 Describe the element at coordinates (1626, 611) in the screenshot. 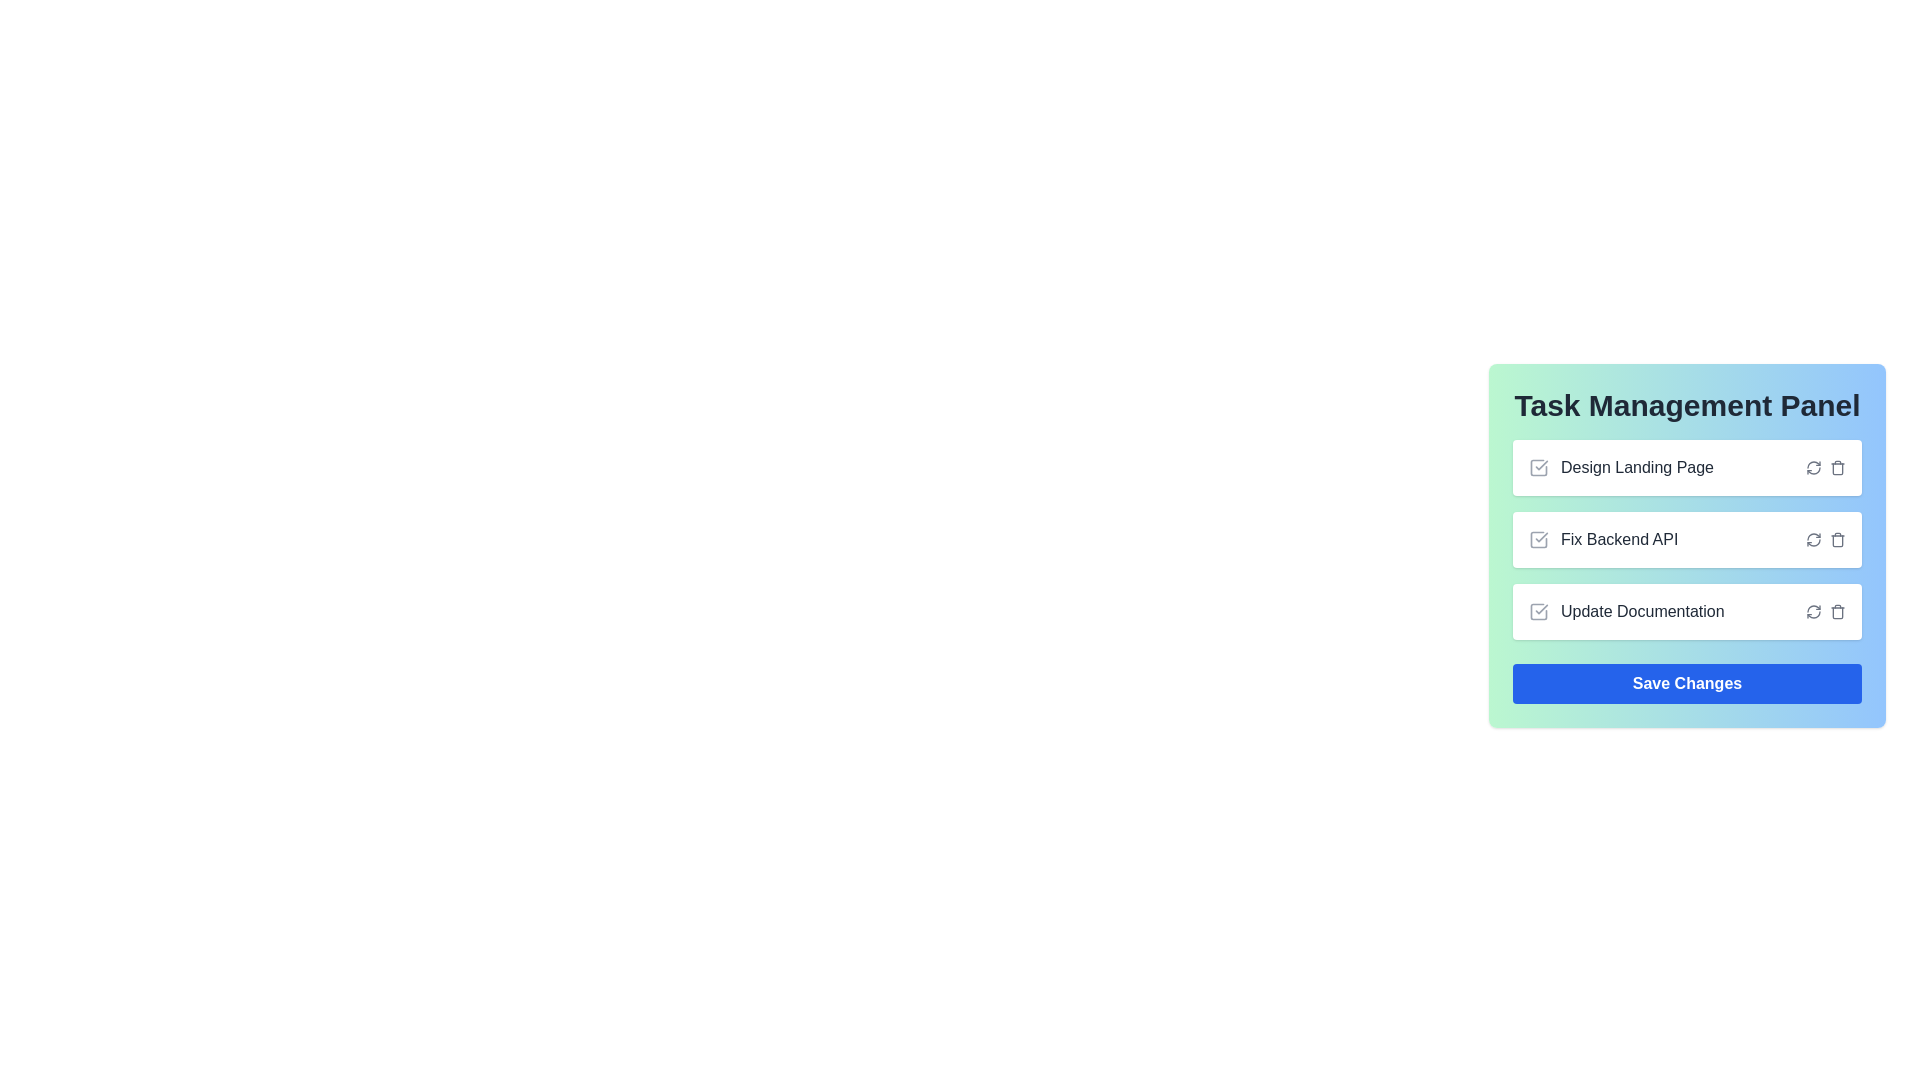

I see `the label element that describes the task 'Update Documentation', which is the third item in the task management list` at that location.